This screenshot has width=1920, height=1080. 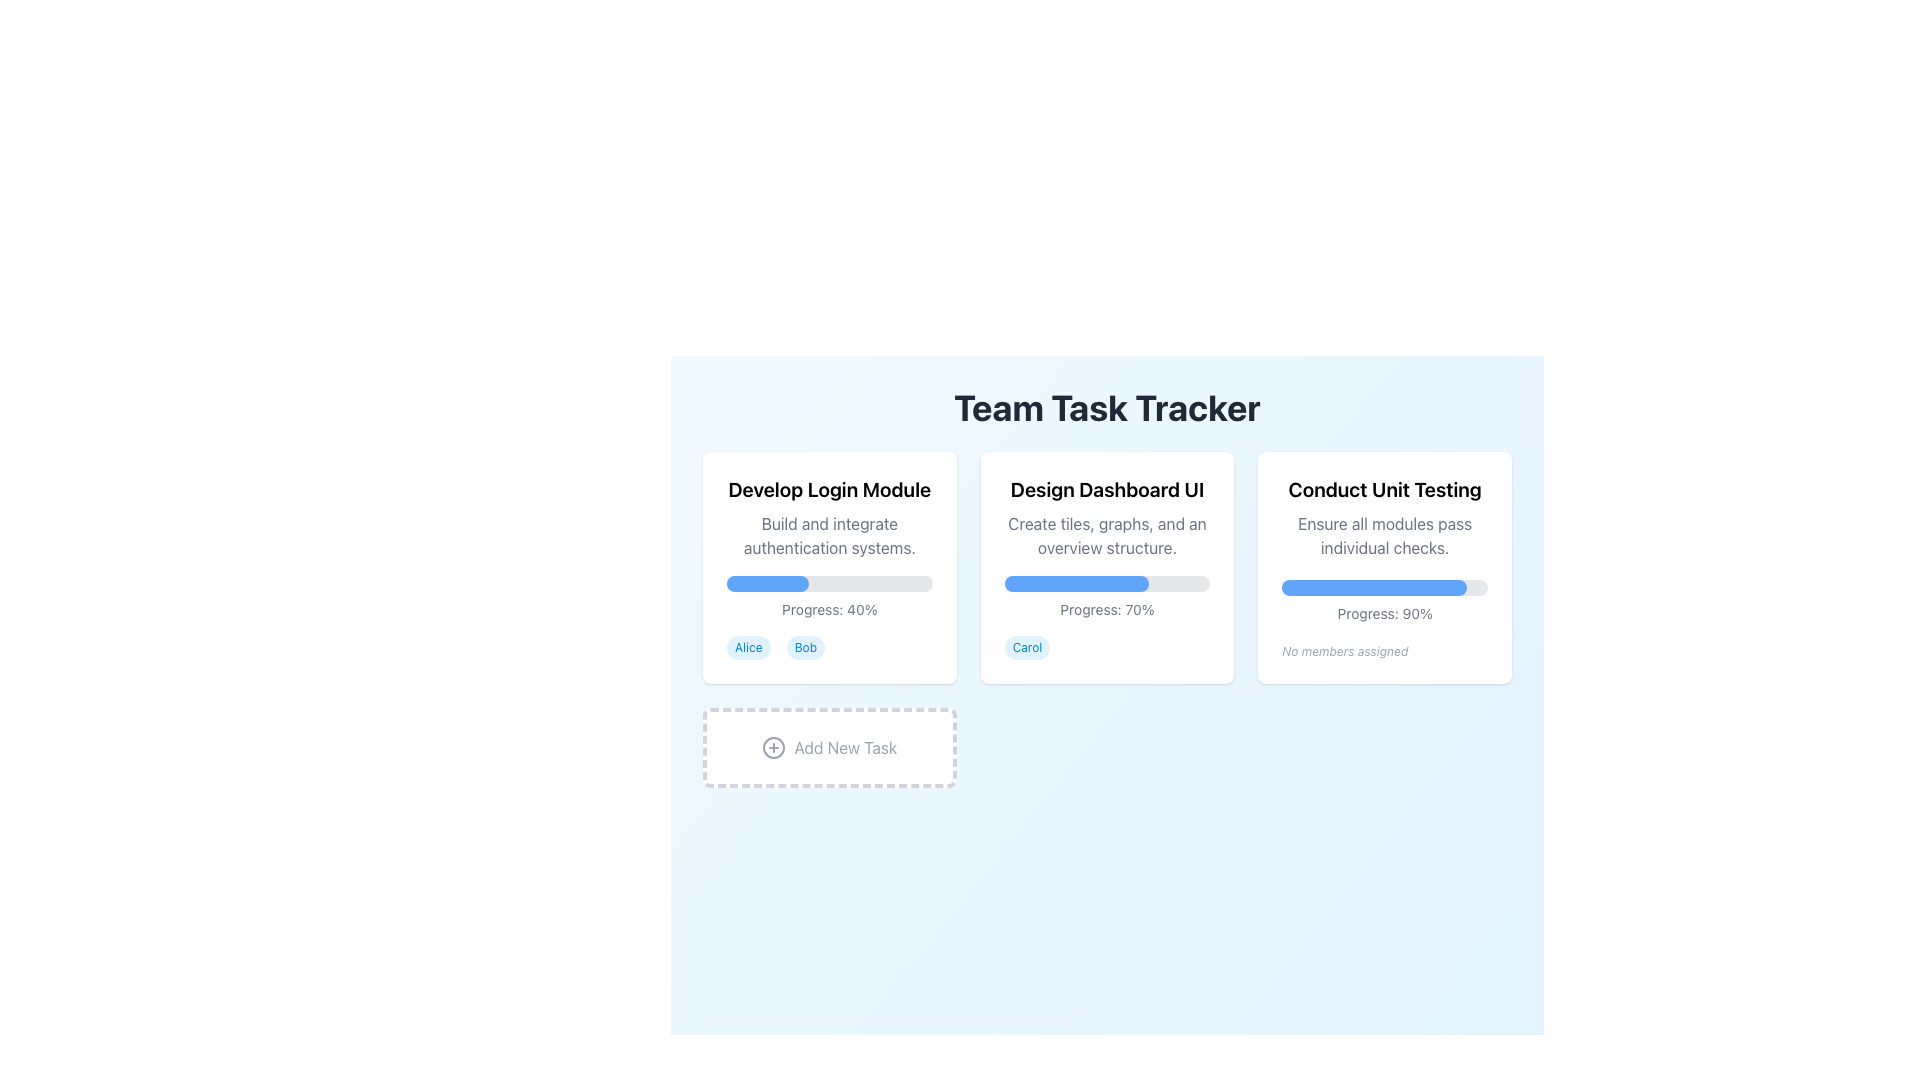 I want to click on the progress indicator text label located beneath the progress bar of the 'Conduct Unit Testing' task card, which is the rightmost card in the horizontal layout, so click(x=1384, y=612).